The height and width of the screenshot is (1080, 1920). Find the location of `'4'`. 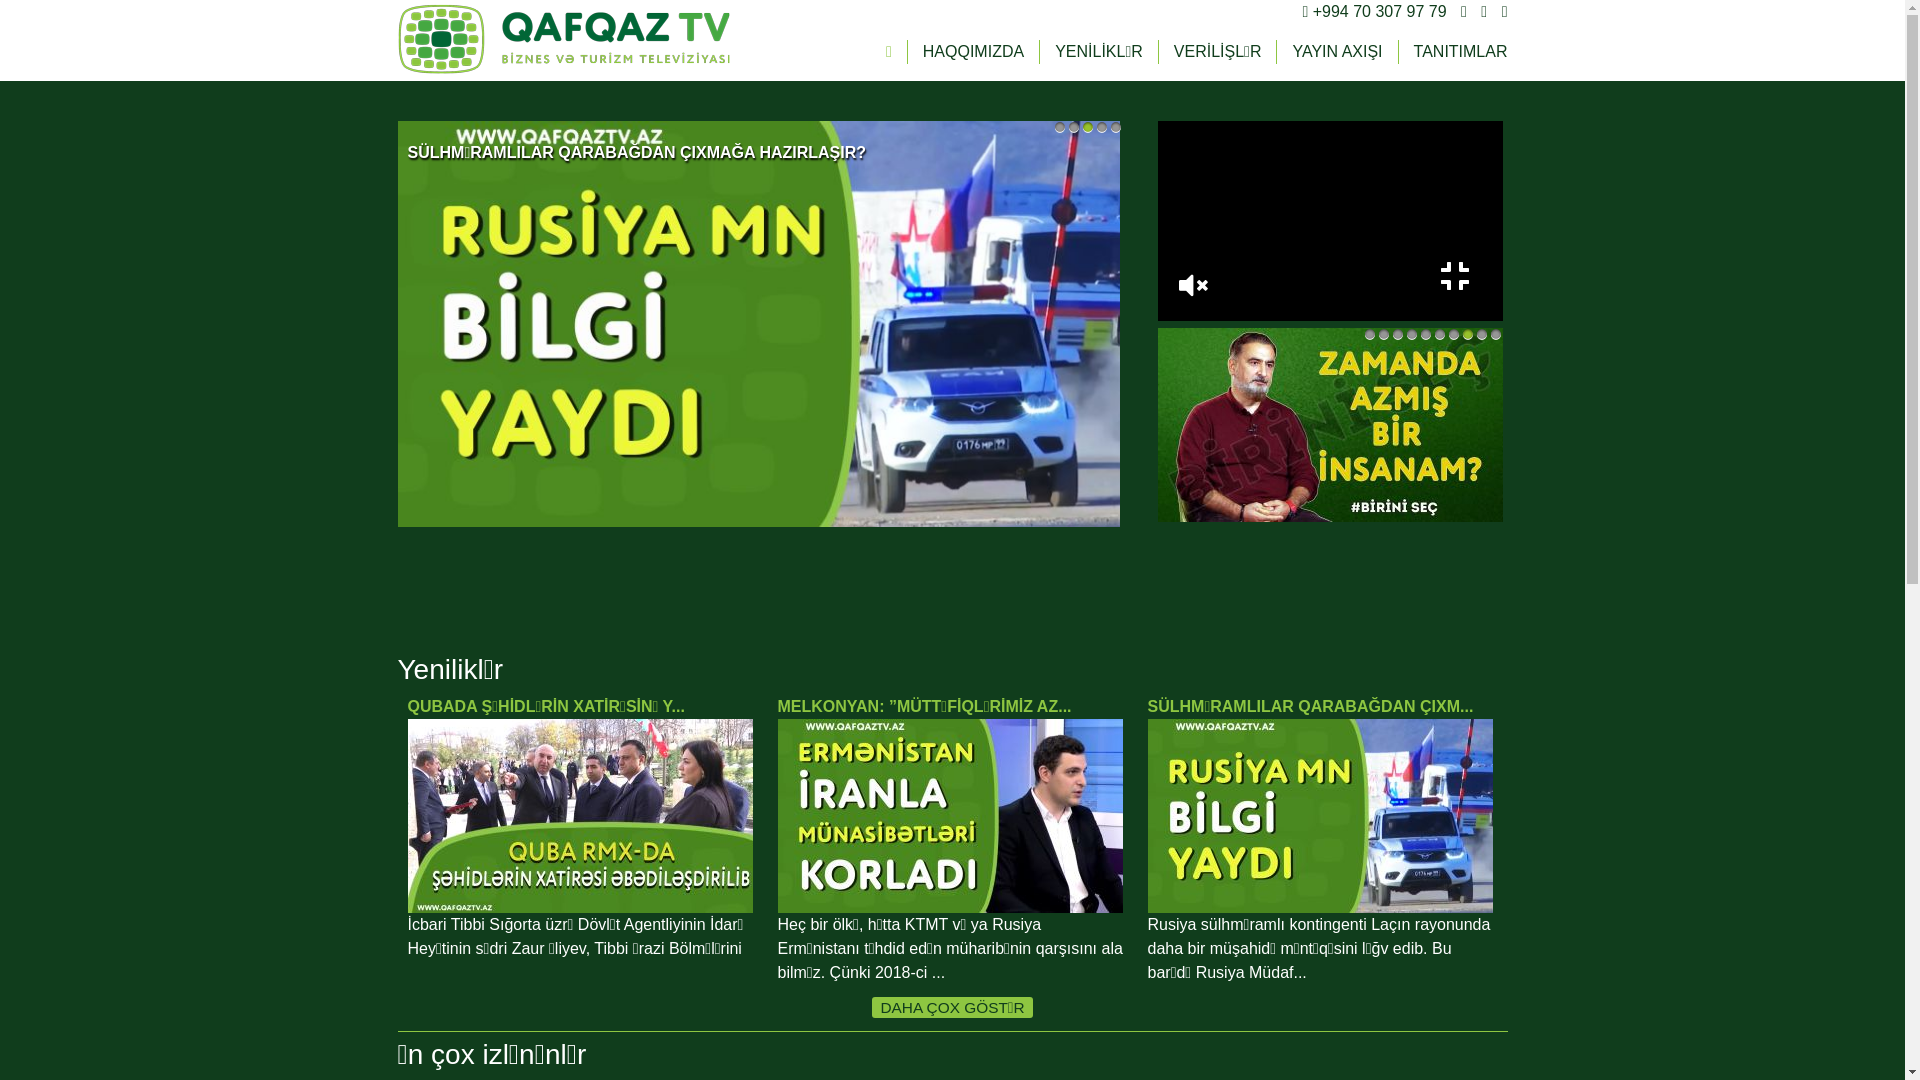

'4' is located at coordinates (1410, 333).